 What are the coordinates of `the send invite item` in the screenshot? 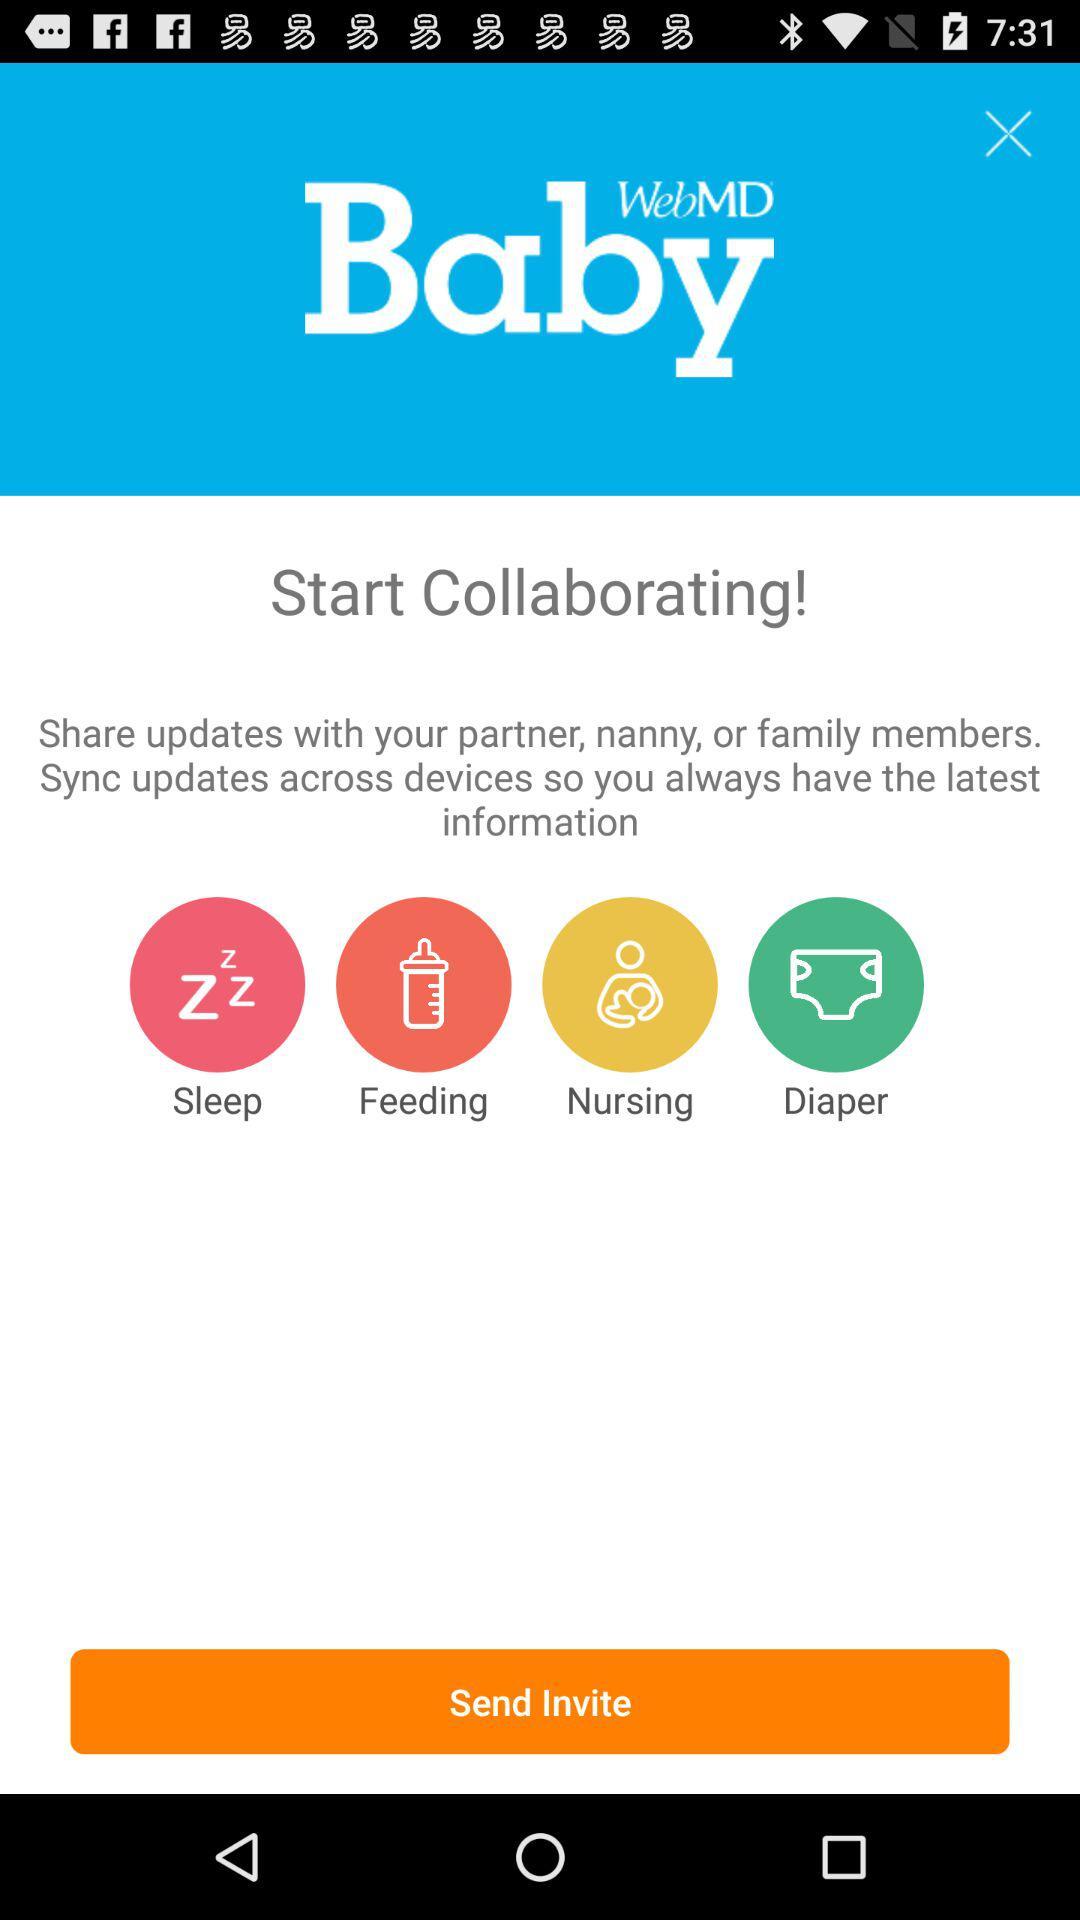 It's located at (540, 1700).